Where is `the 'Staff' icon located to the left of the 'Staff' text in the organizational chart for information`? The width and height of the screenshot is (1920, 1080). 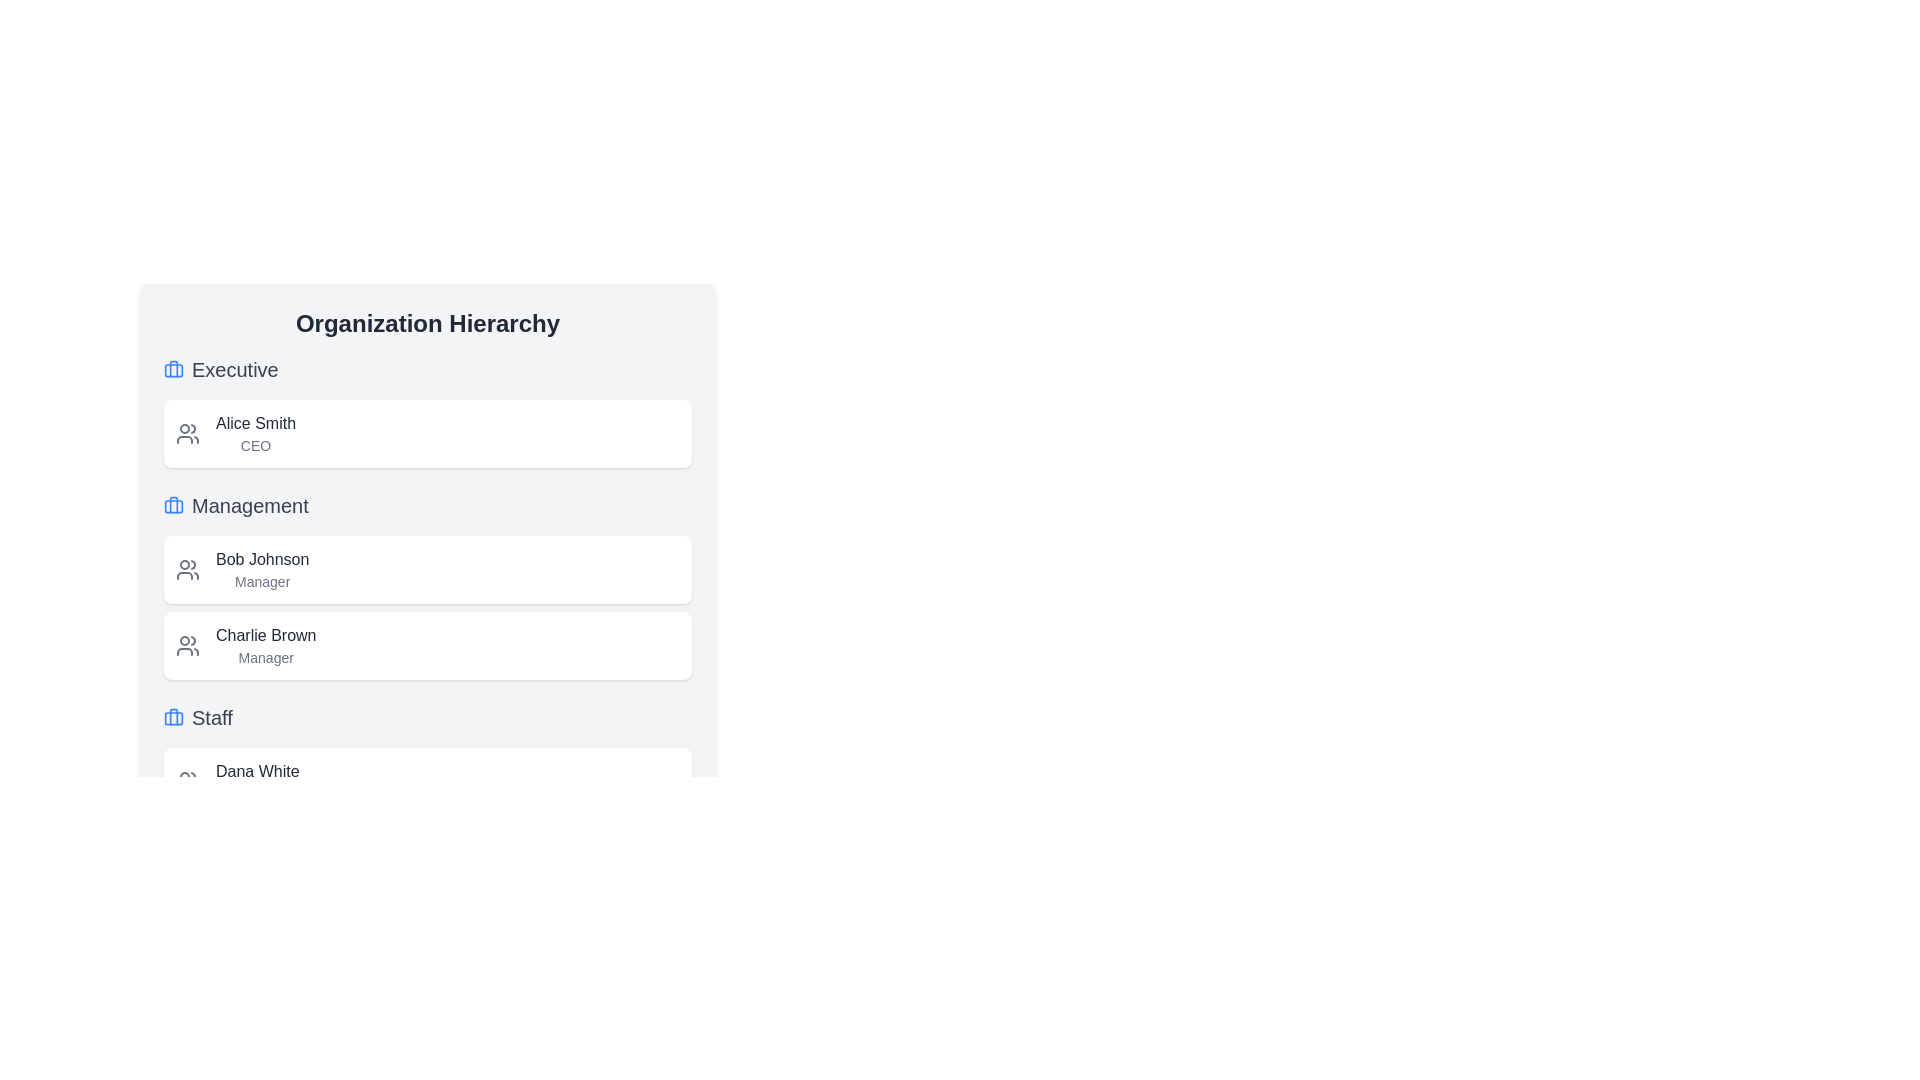
the 'Staff' icon located to the left of the 'Staff' text in the organizational chart for information is located at coordinates (173, 716).